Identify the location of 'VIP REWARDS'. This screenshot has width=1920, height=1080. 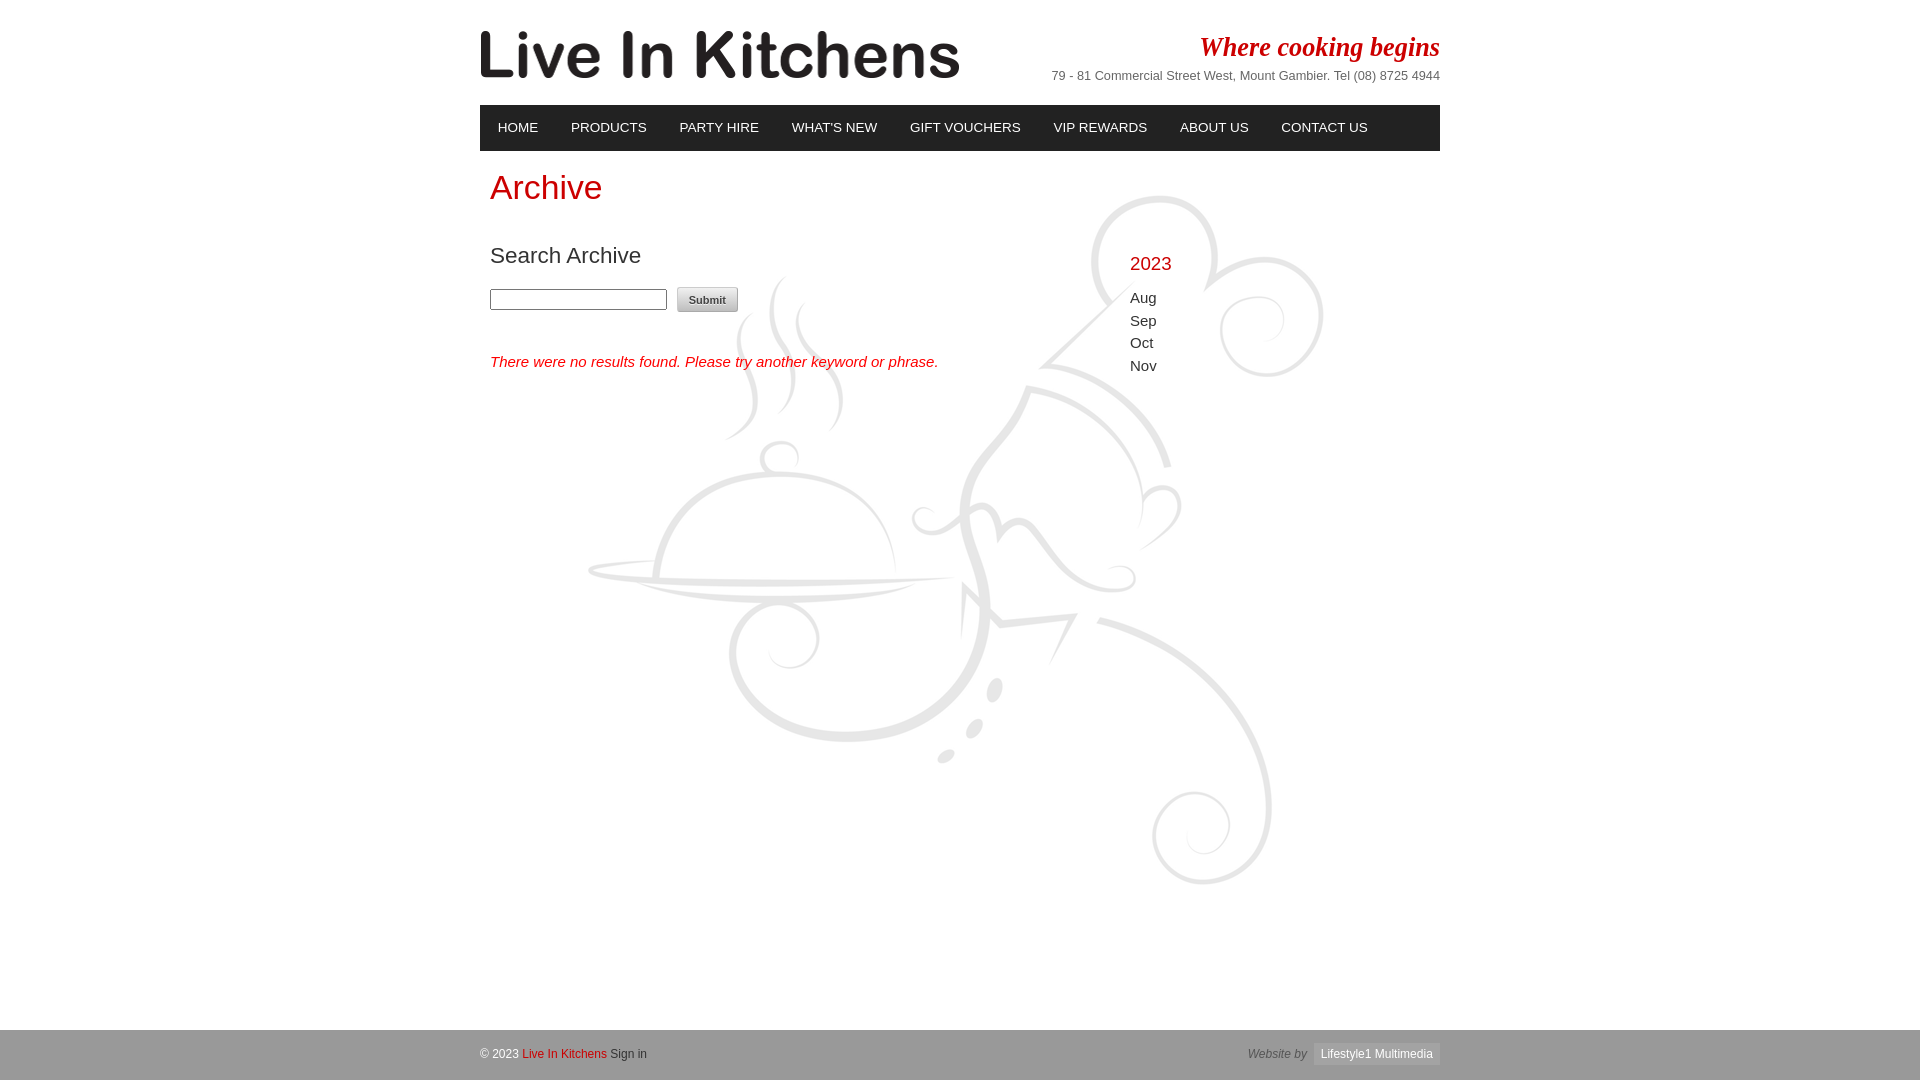
(1036, 128).